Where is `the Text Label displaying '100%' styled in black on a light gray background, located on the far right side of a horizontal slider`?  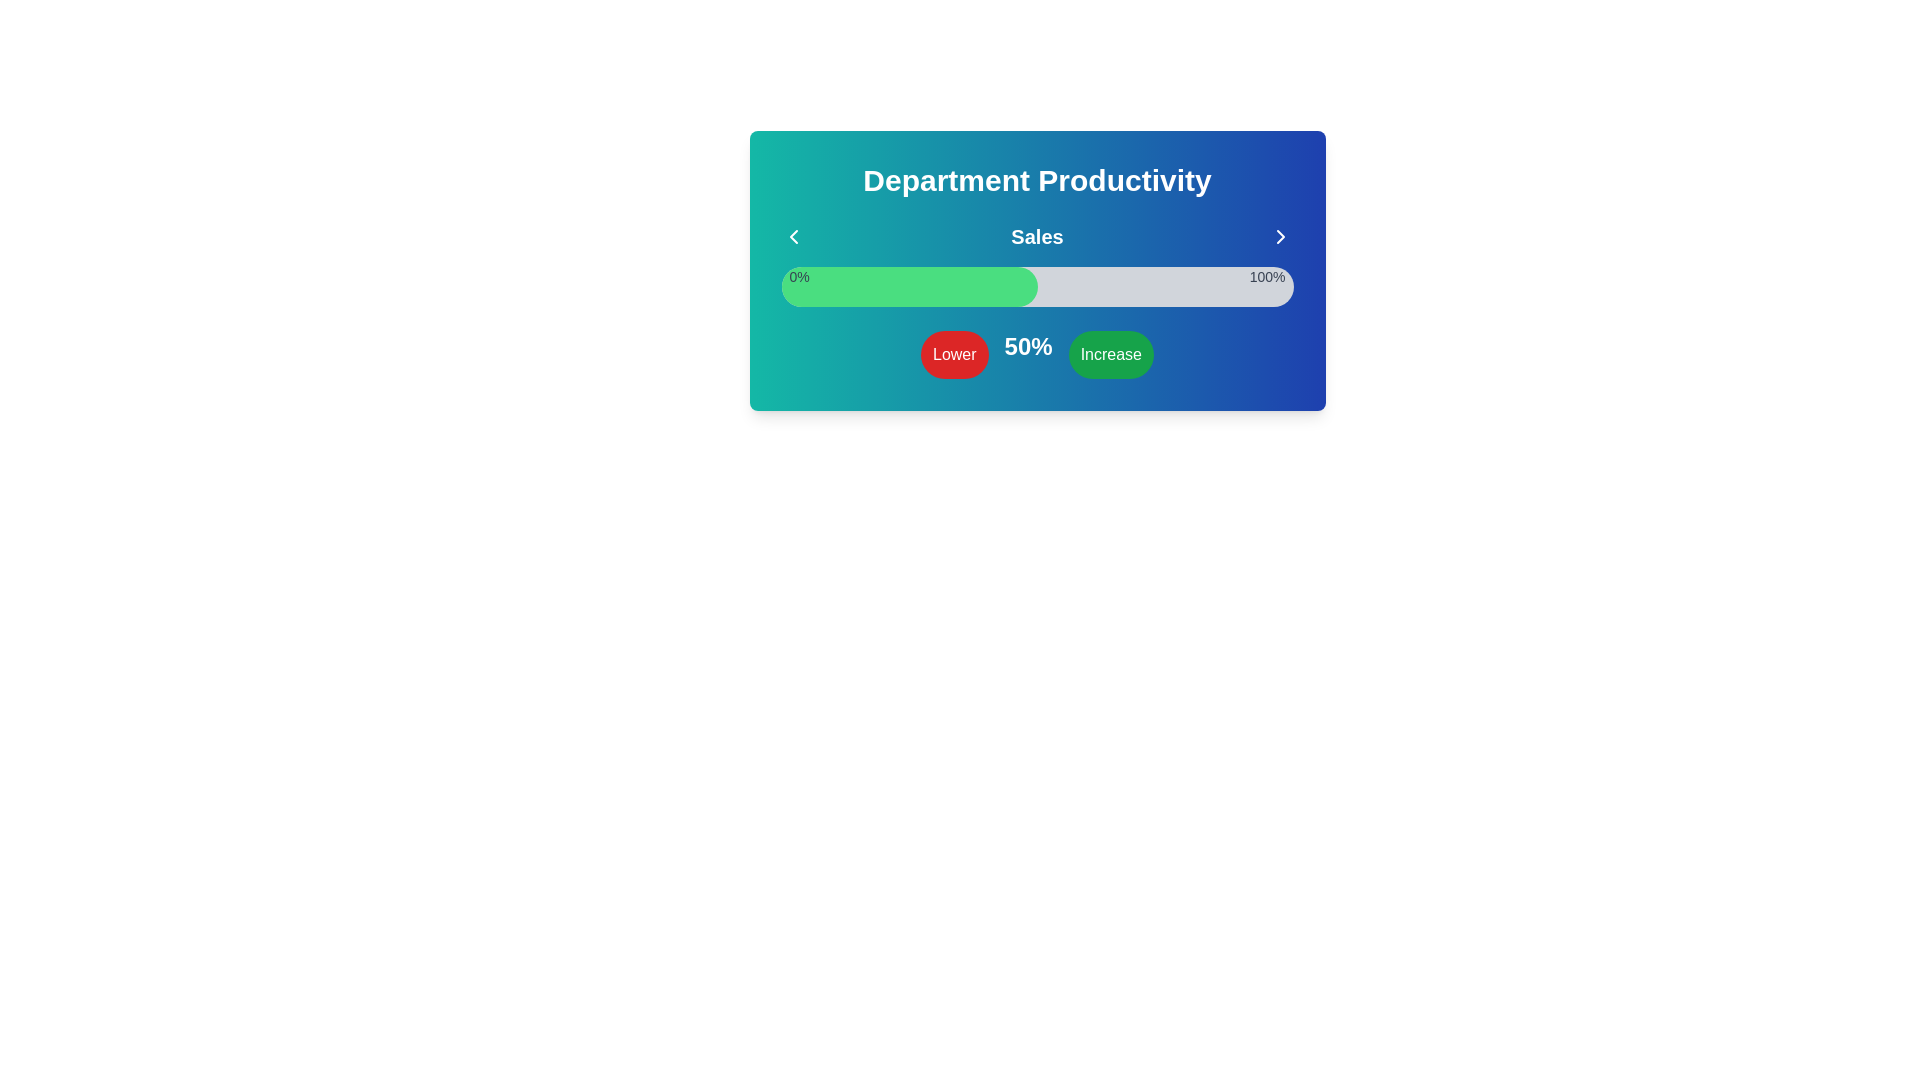 the Text Label displaying '100%' styled in black on a light gray background, located on the far right side of a horizontal slider is located at coordinates (1266, 277).